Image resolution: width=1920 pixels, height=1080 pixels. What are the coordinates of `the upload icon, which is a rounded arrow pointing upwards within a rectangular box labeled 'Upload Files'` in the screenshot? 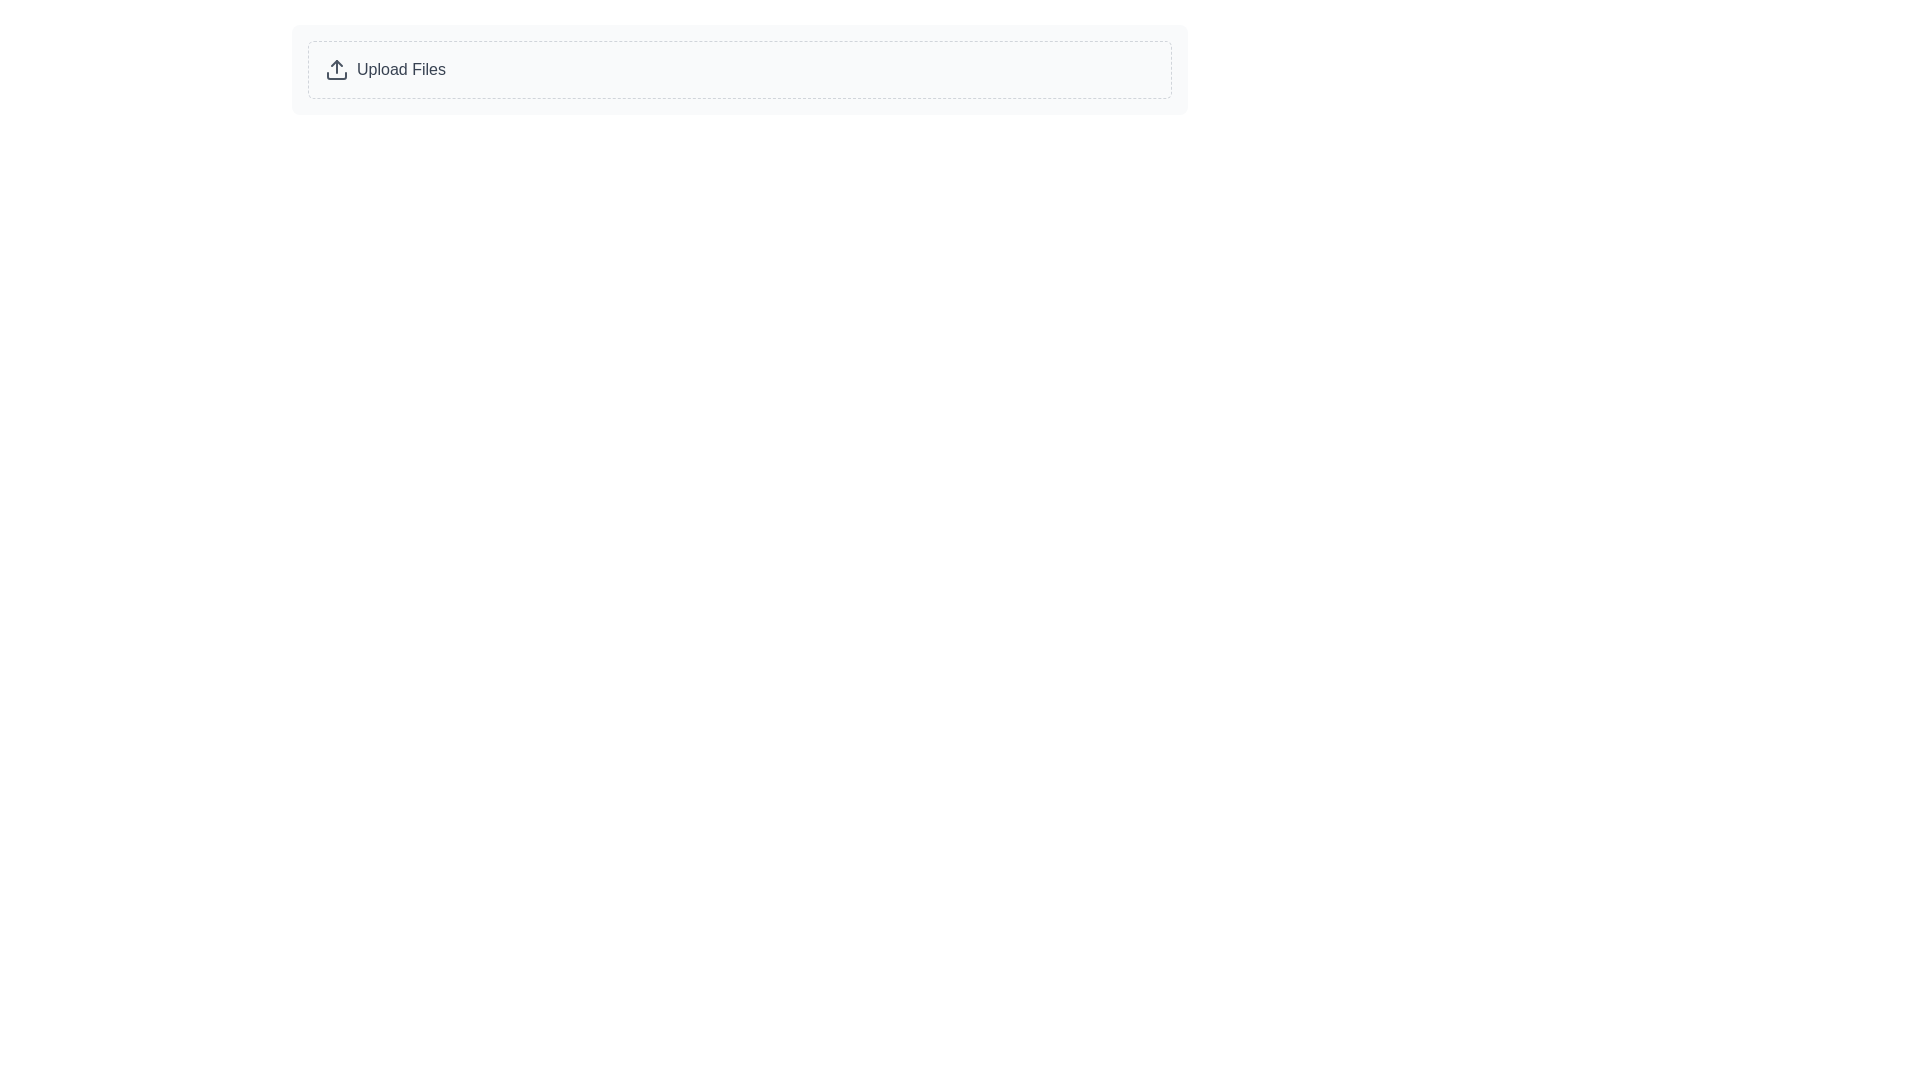 It's located at (336, 68).